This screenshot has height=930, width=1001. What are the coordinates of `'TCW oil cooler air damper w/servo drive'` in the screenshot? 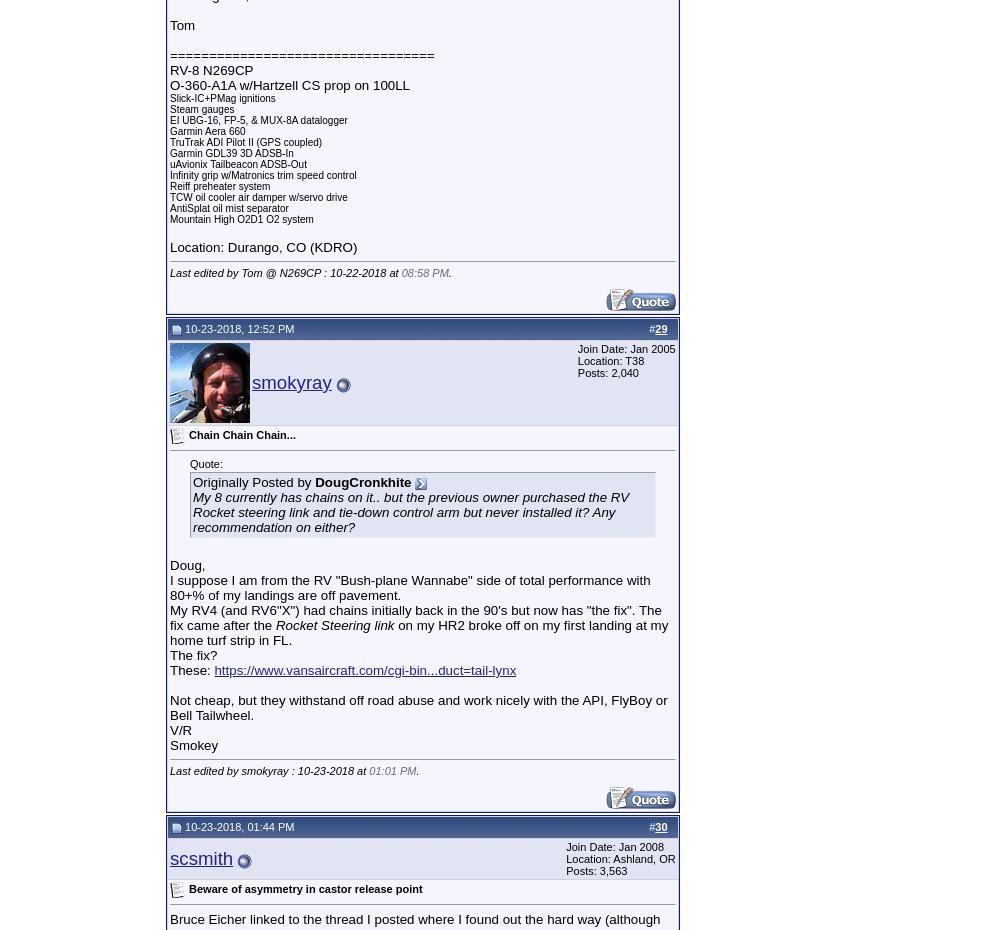 It's located at (257, 196).